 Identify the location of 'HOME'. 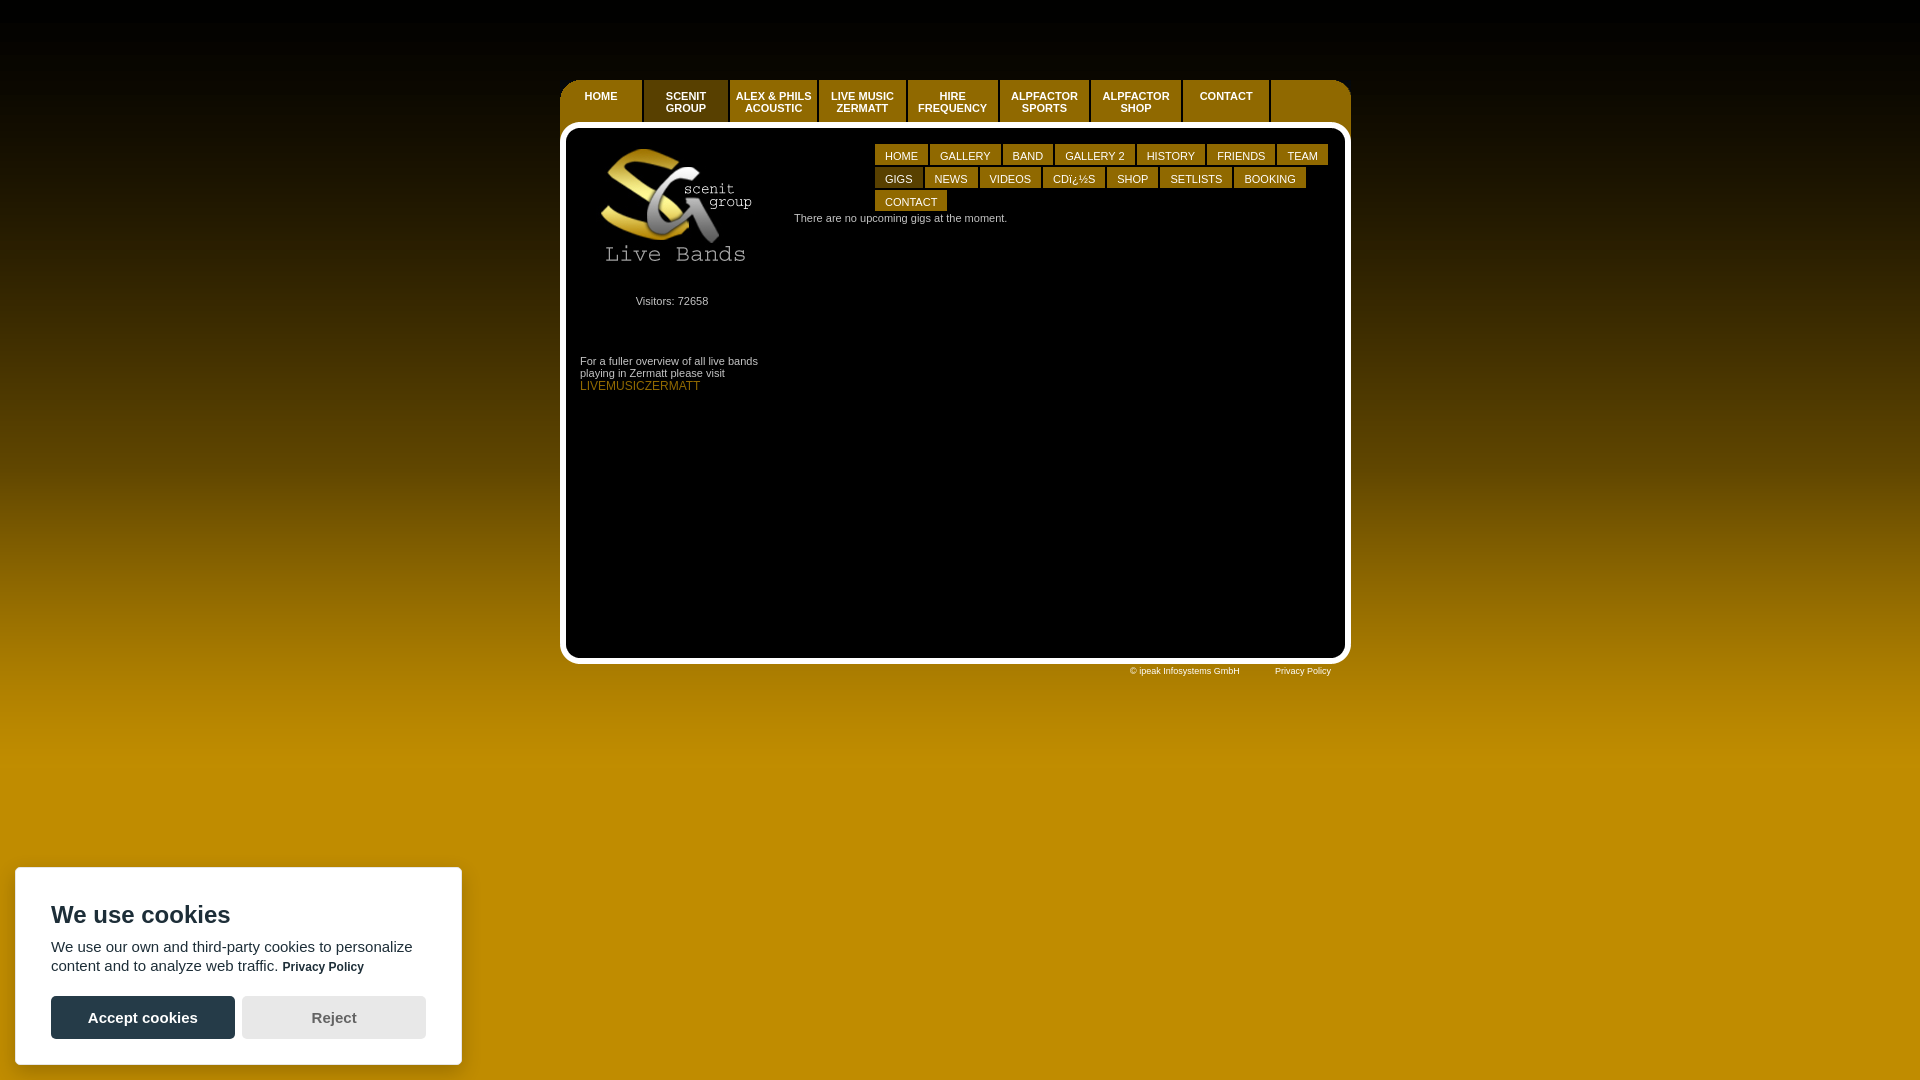
(901, 153).